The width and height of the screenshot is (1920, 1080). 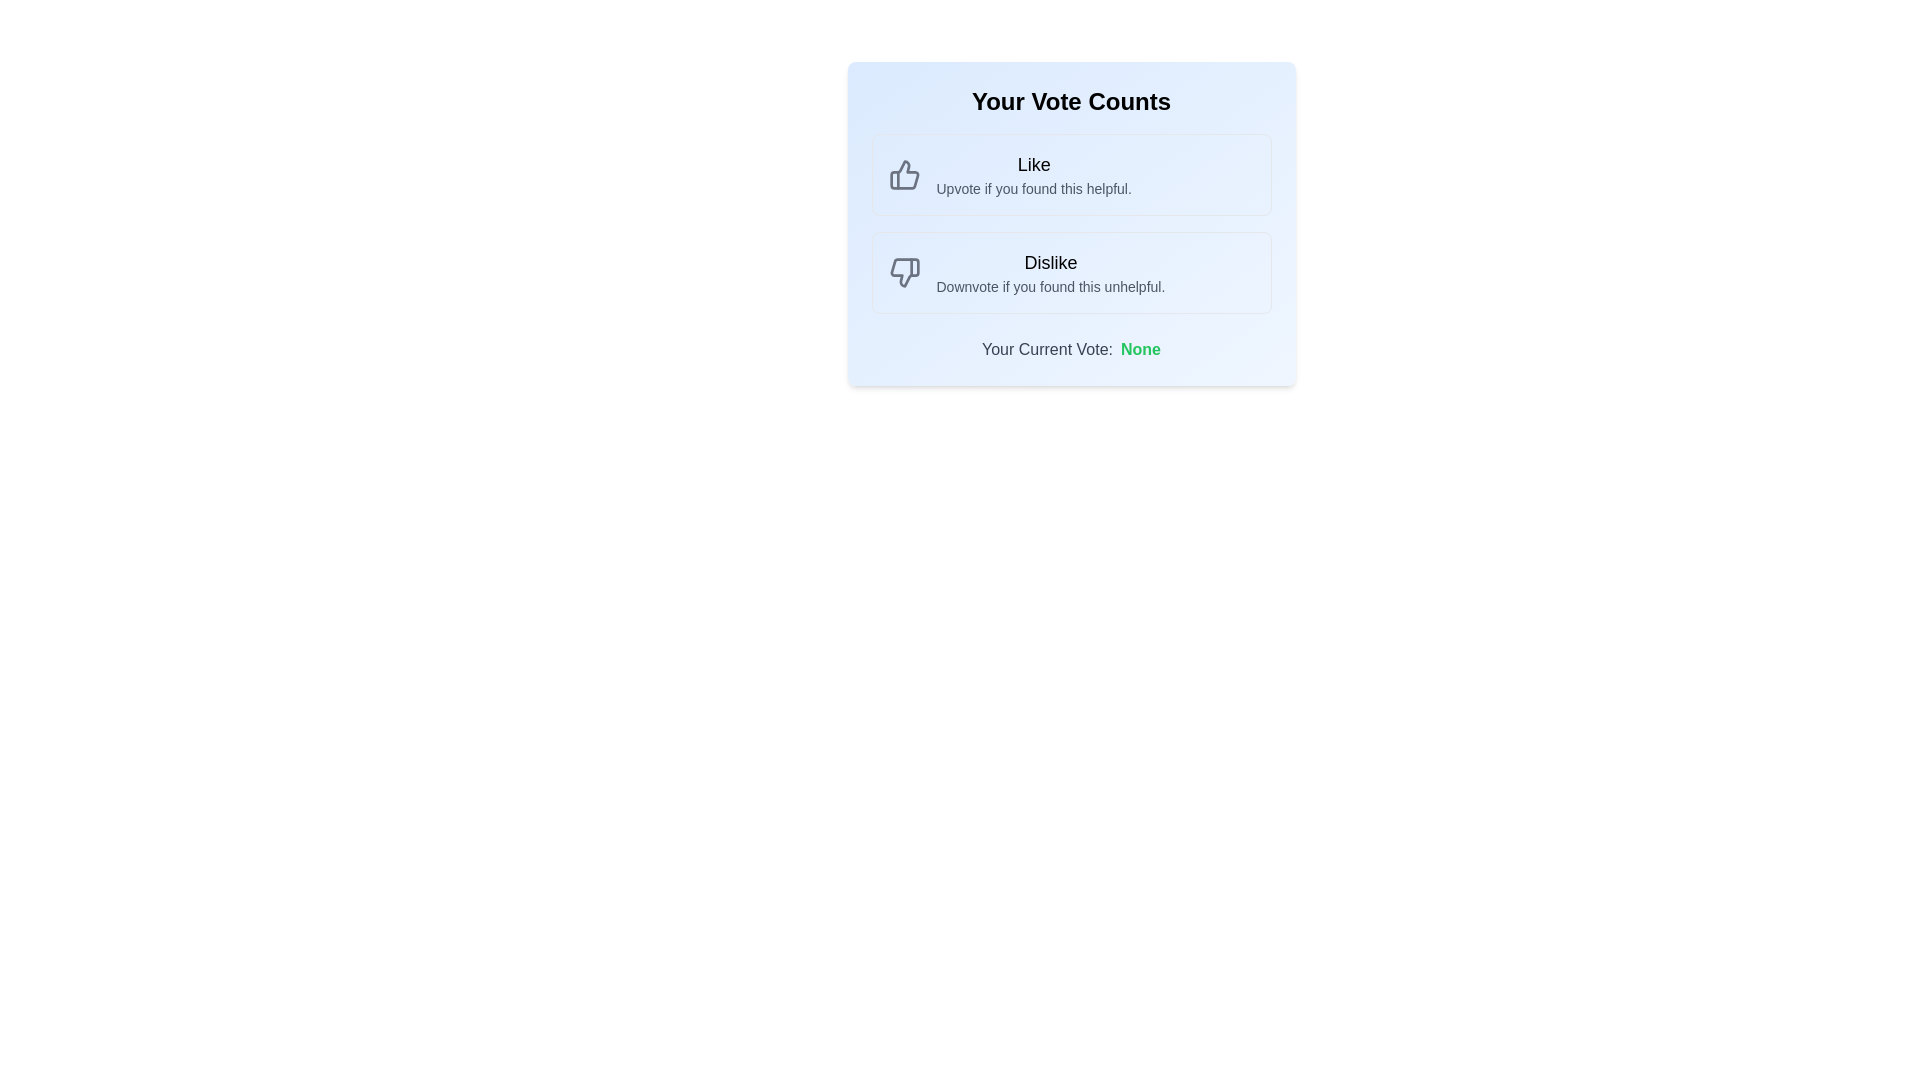 What do you see at coordinates (1141, 348) in the screenshot?
I see `the text label displaying the user's current vote status, which indicates 'Your Current Vote: None' and is located within the panel labeled 'Your Vote Counts'` at bounding box center [1141, 348].